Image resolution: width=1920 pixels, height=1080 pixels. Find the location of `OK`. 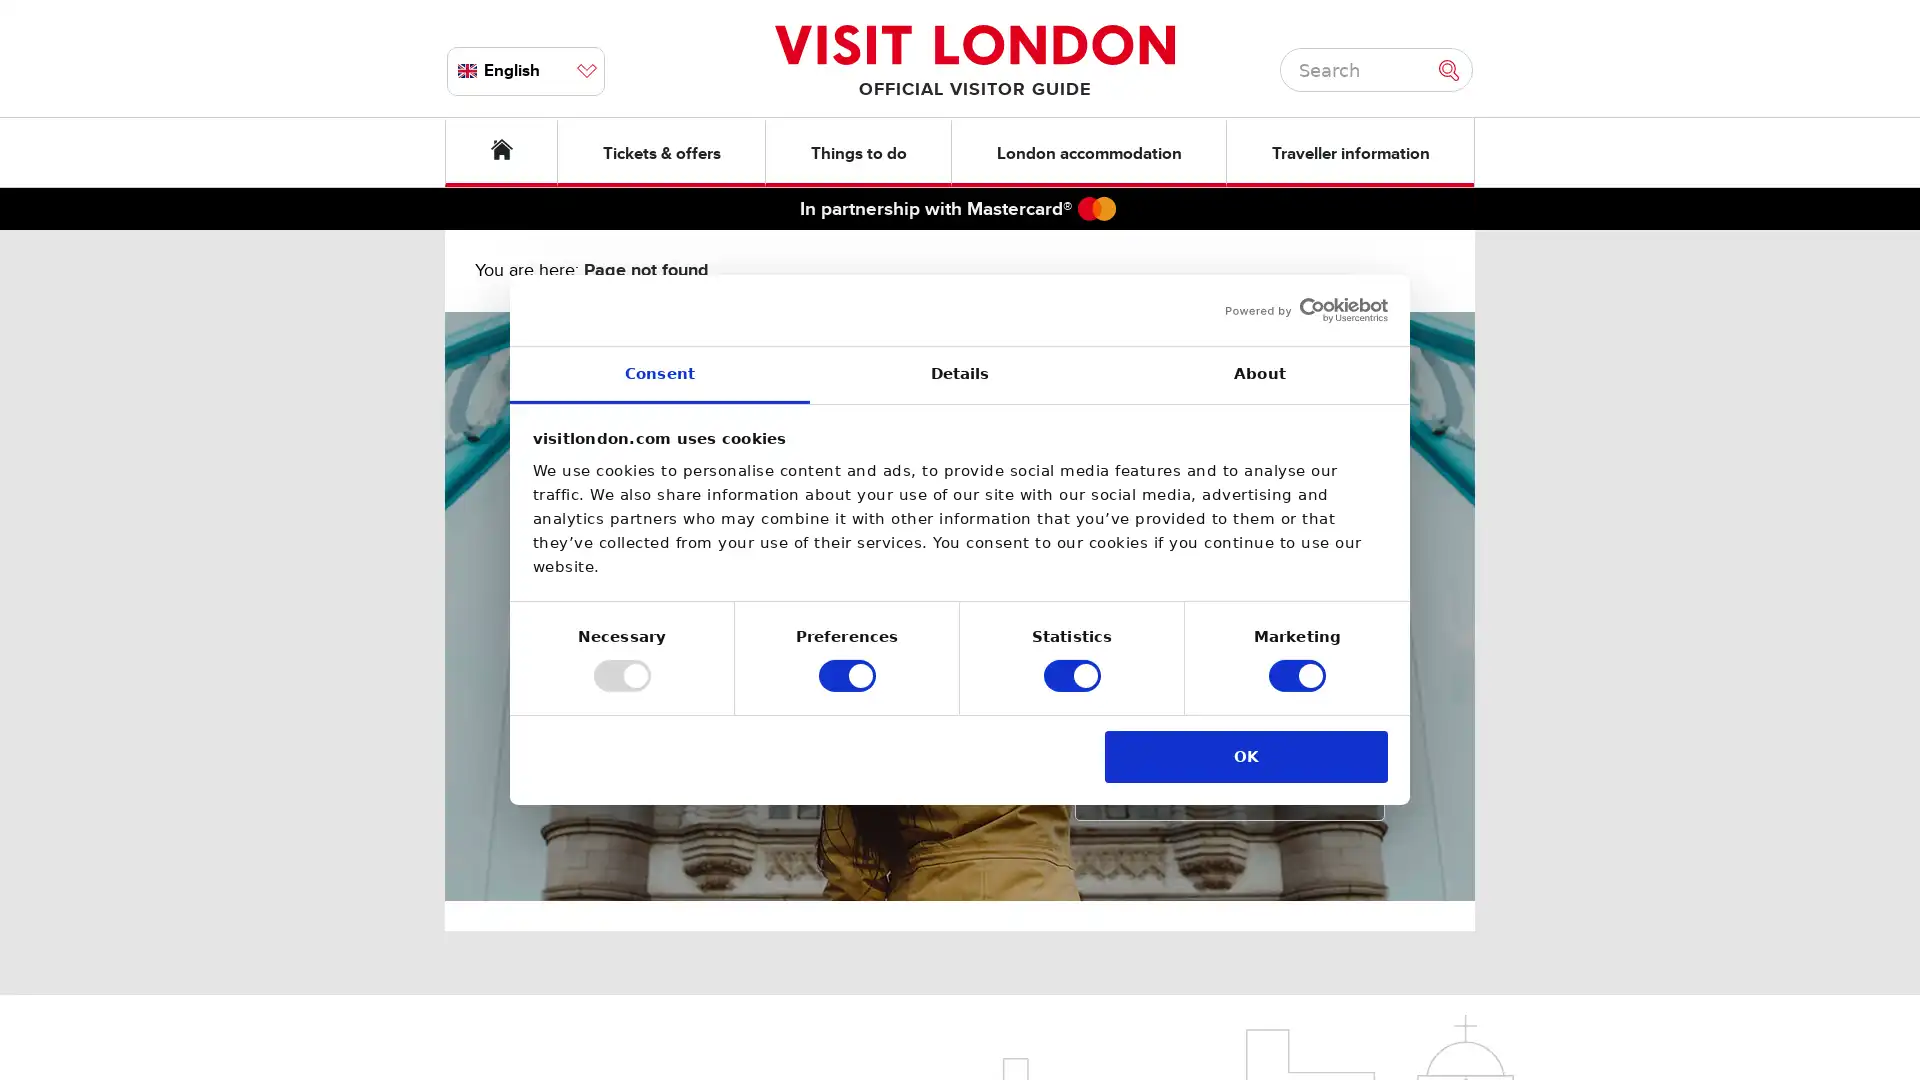

OK is located at coordinates (1245, 756).